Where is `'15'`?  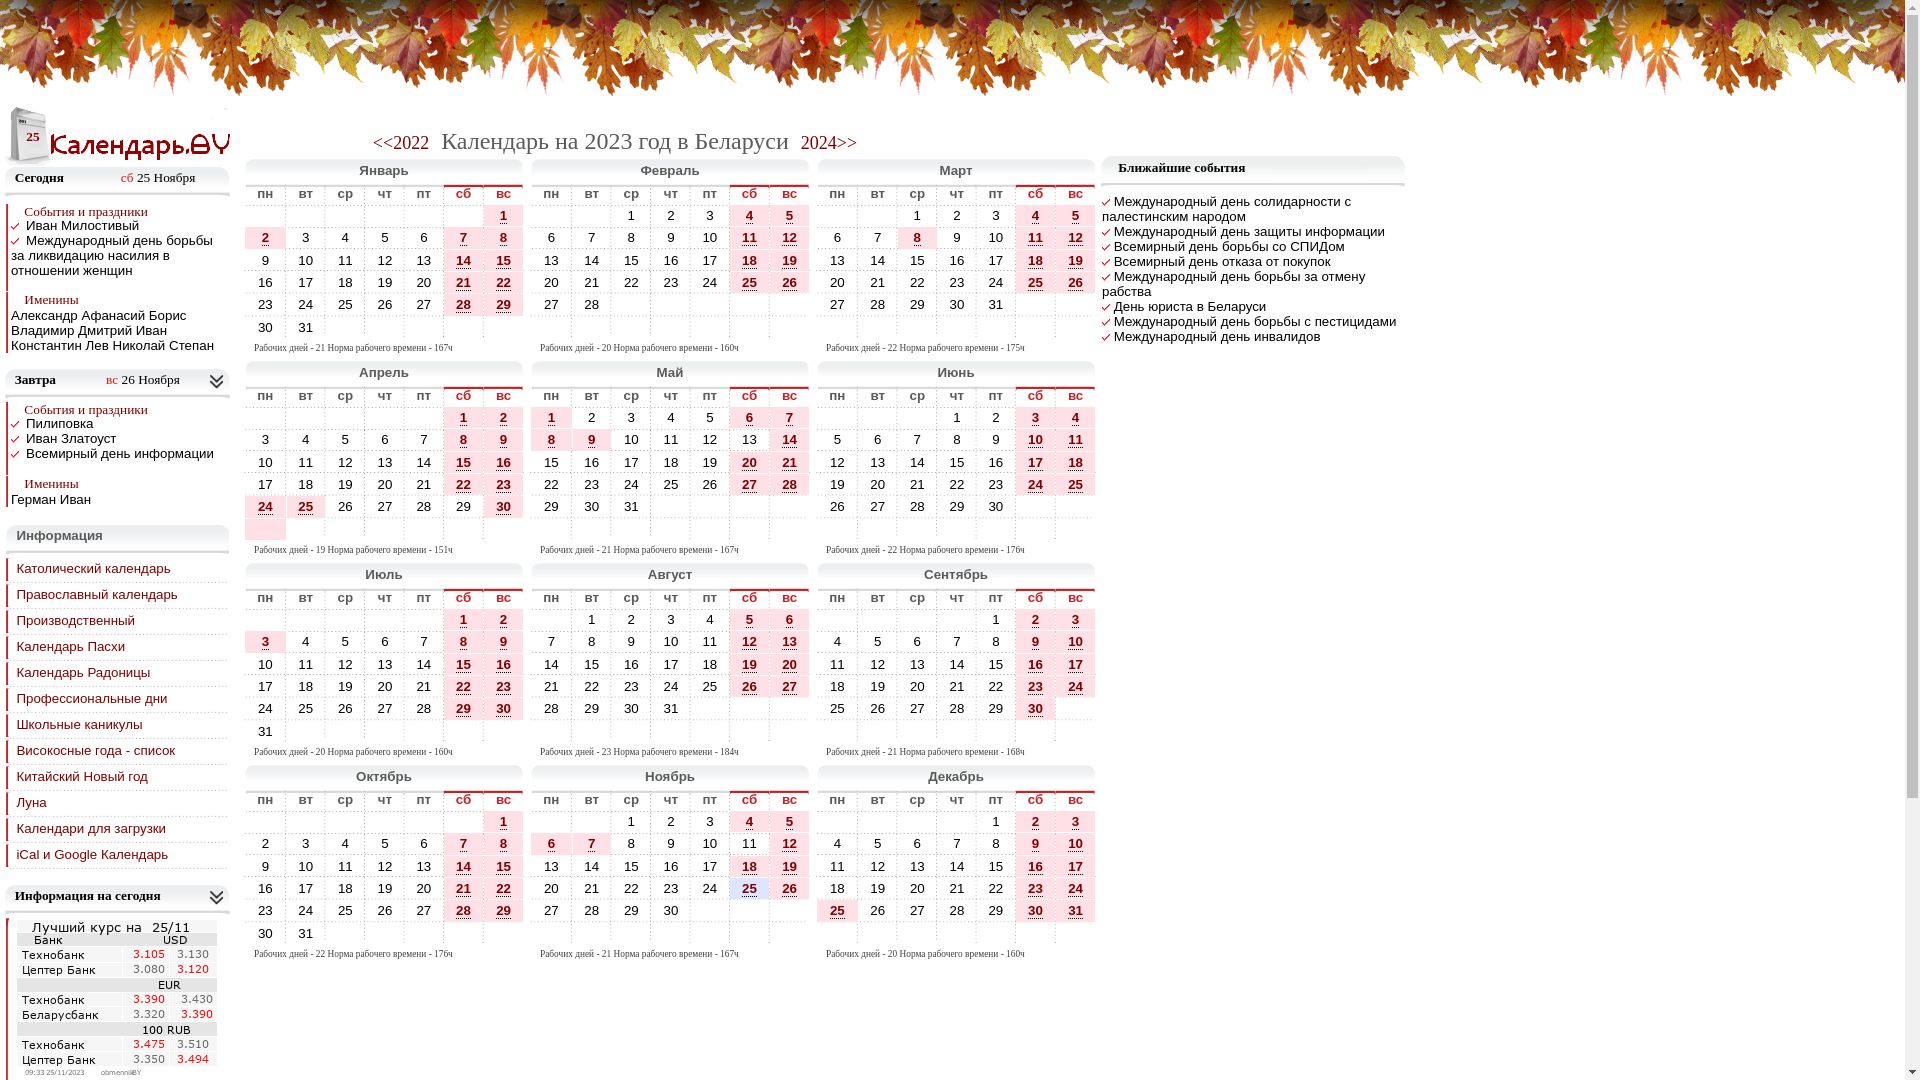
'15' is located at coordinates (503, 260).